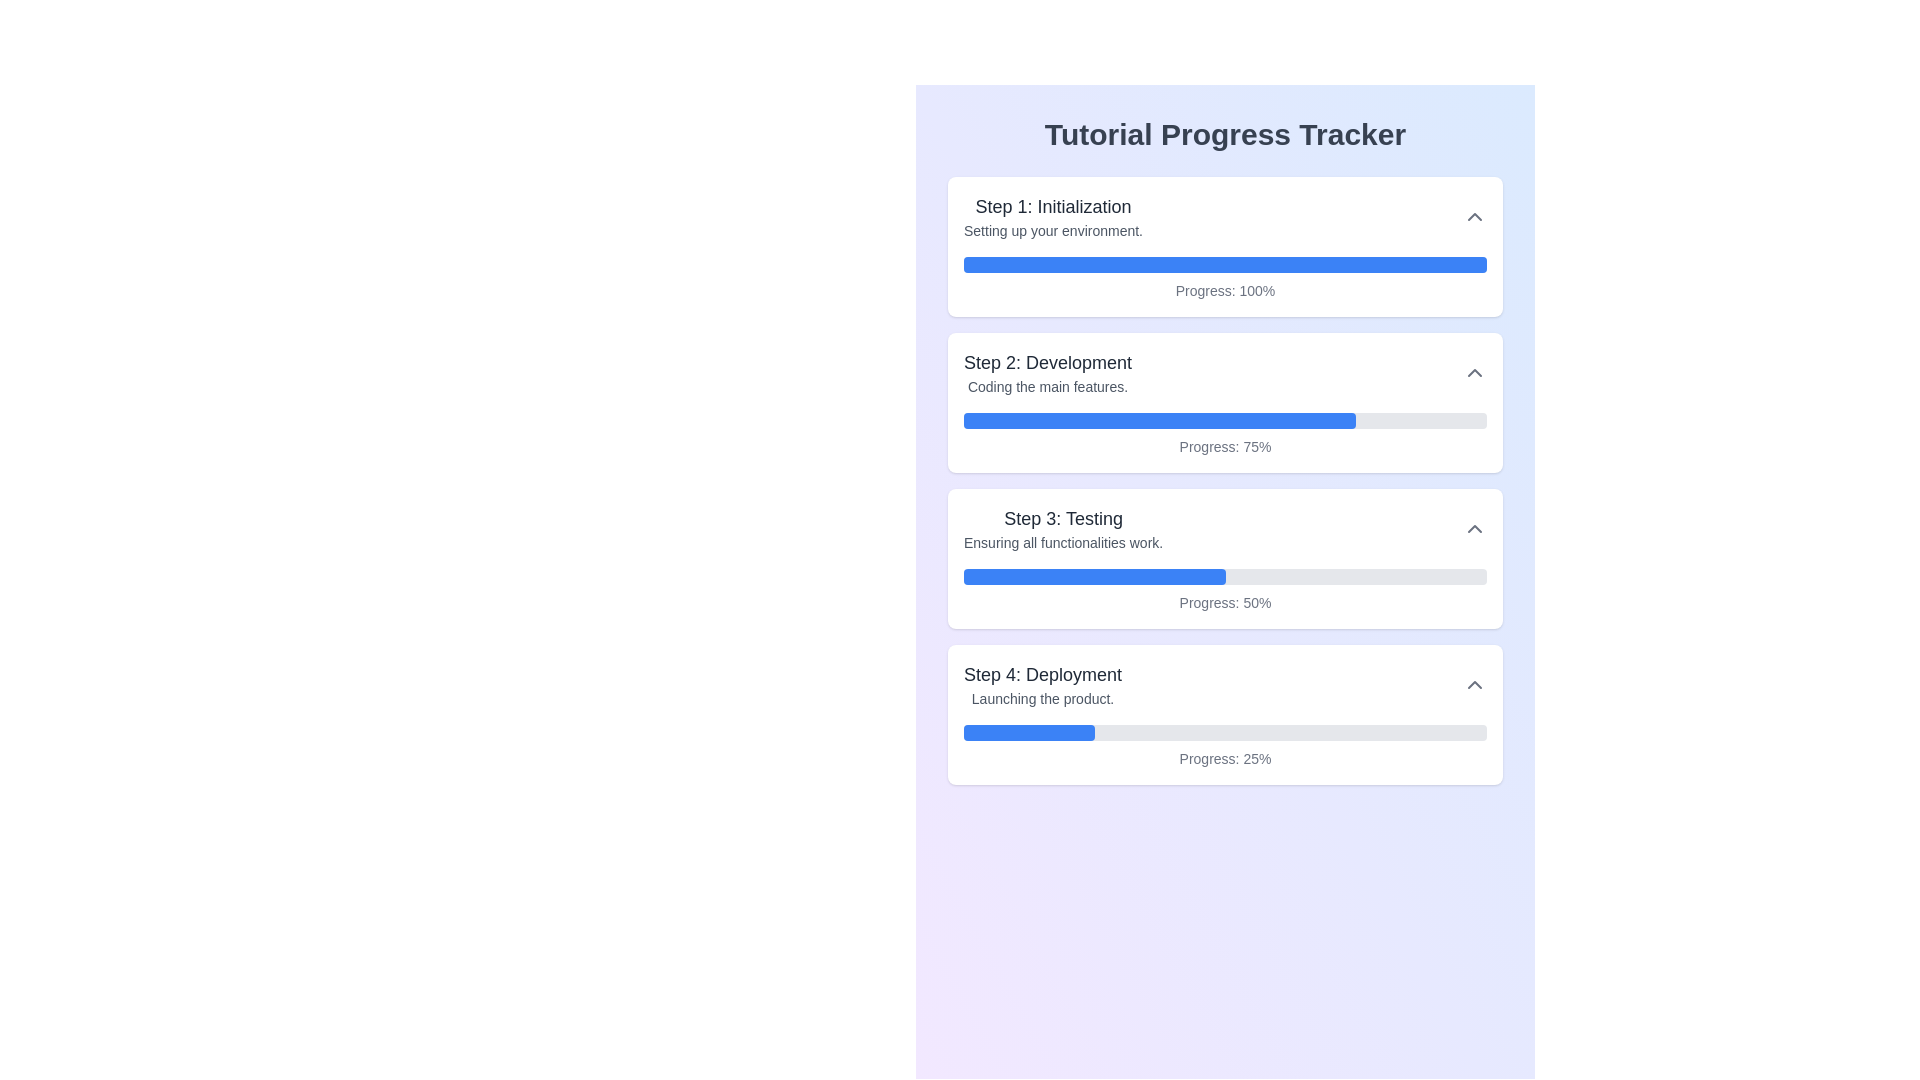  Describe the element at coordinates (1224, 759) in the screenshot. I see `the text label displaying progress information for 'Step 4: Deployment', which indicates that 25% of the task is completed` at that location.